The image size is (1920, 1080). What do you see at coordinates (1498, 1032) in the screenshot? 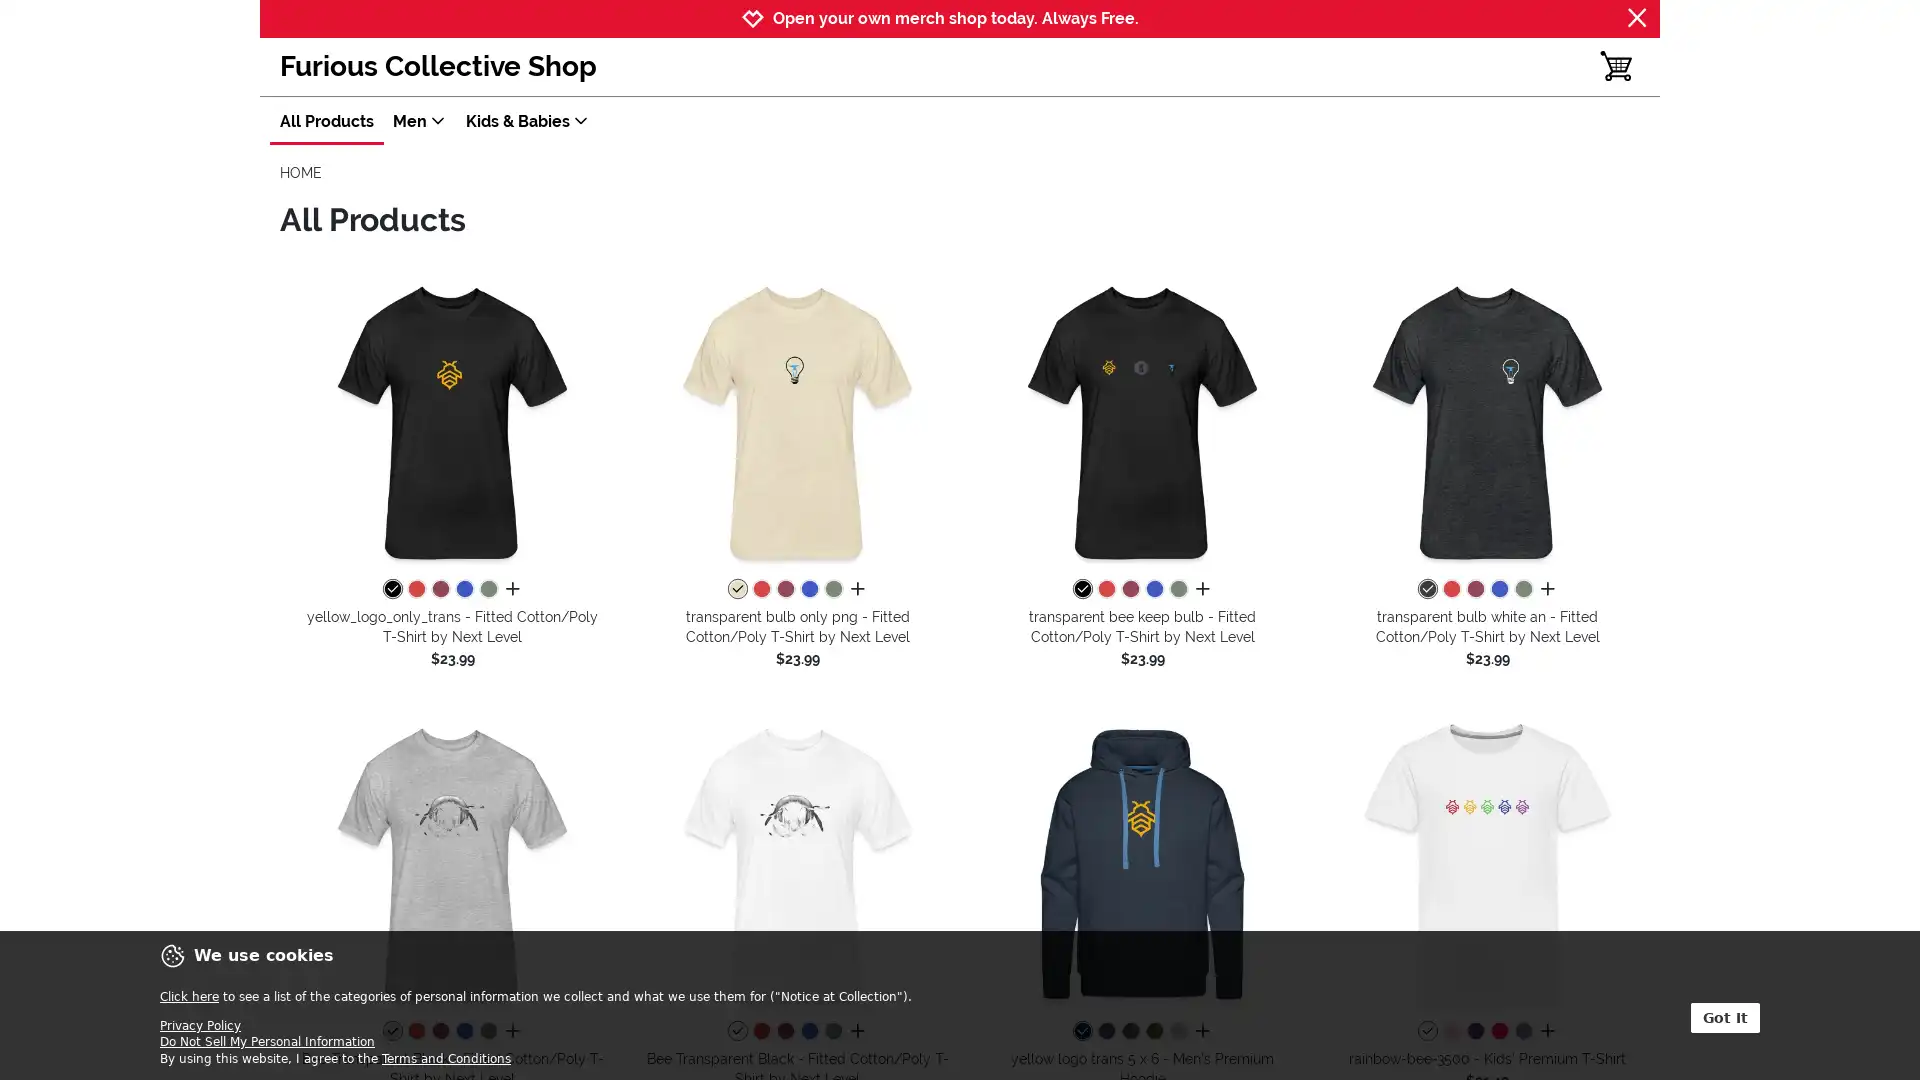
I see `dark pink` at bounding box center [1498, 1032].